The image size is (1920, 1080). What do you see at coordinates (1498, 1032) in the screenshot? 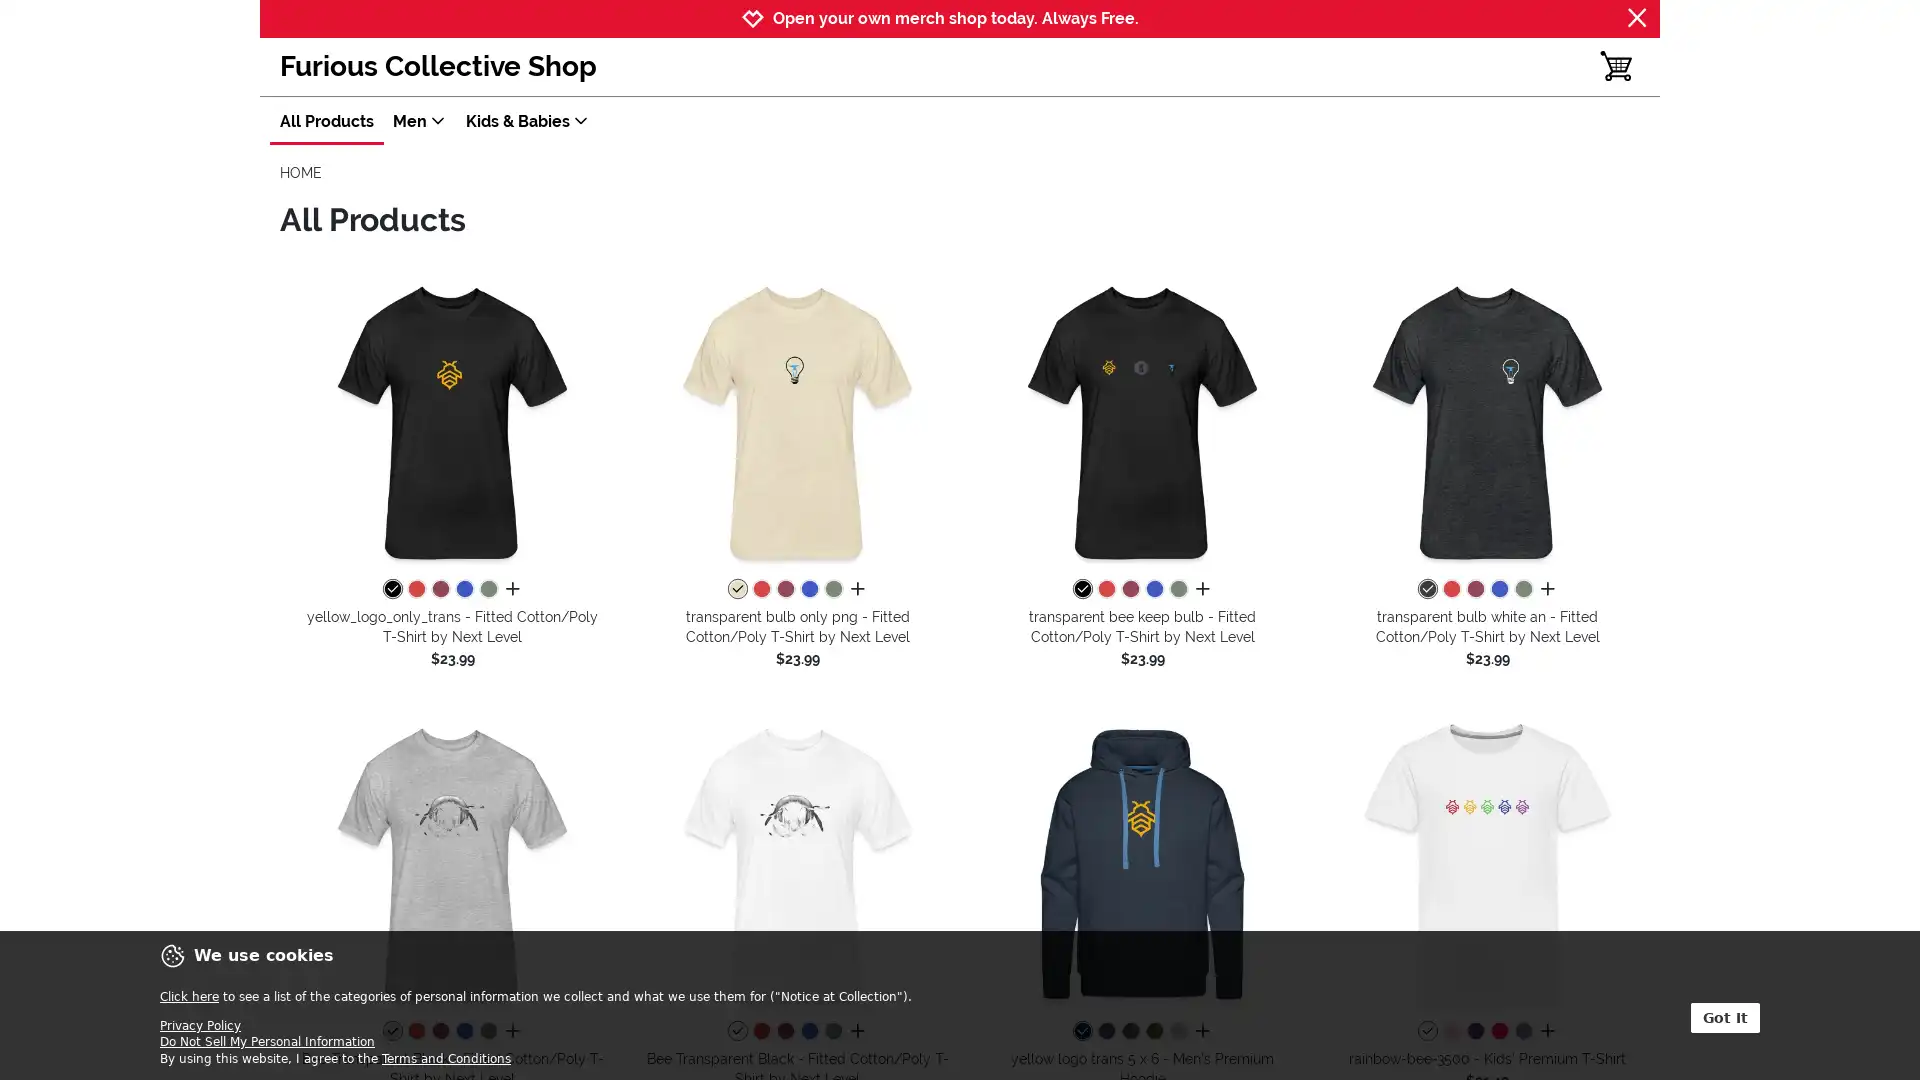
I see `dark pink` at bounding box center [1498, 1032].